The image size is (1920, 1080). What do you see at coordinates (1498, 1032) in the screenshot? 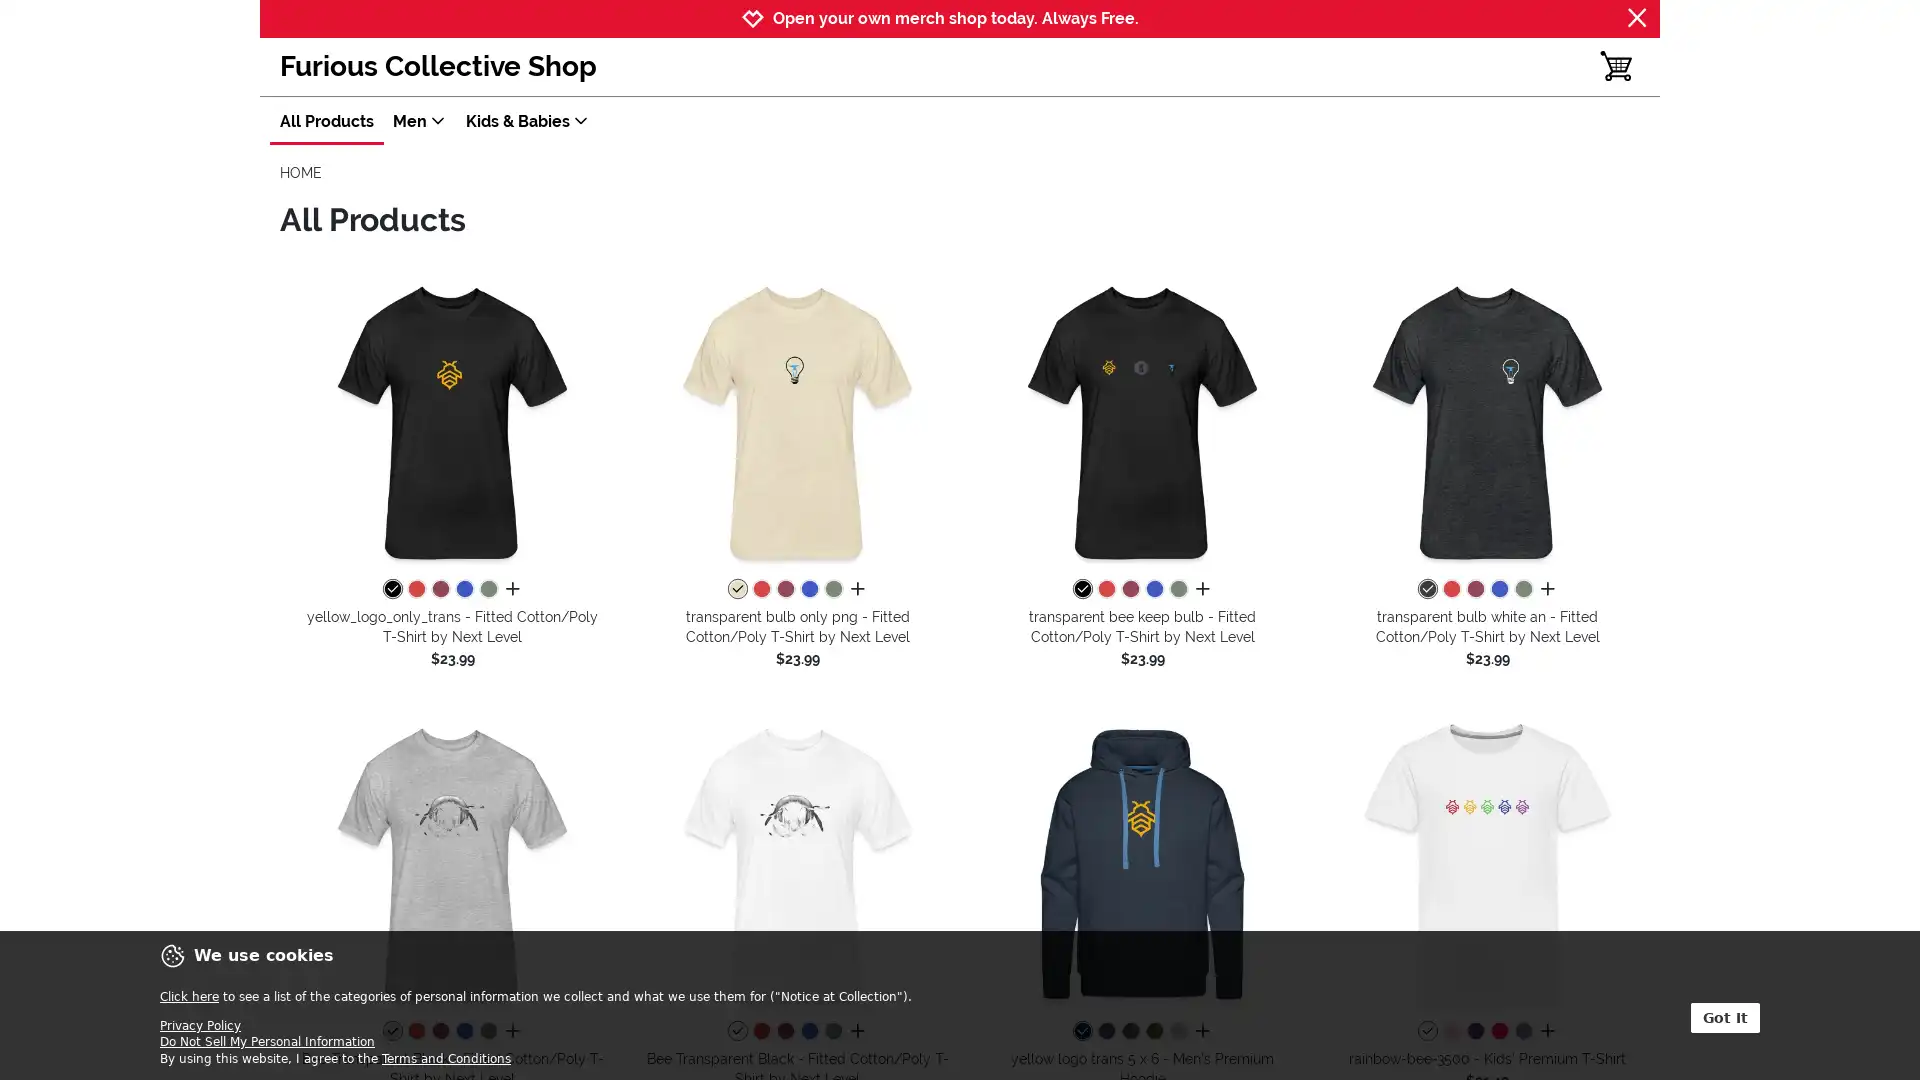
I see `dark pink` at bounding box center [1498, 1032].